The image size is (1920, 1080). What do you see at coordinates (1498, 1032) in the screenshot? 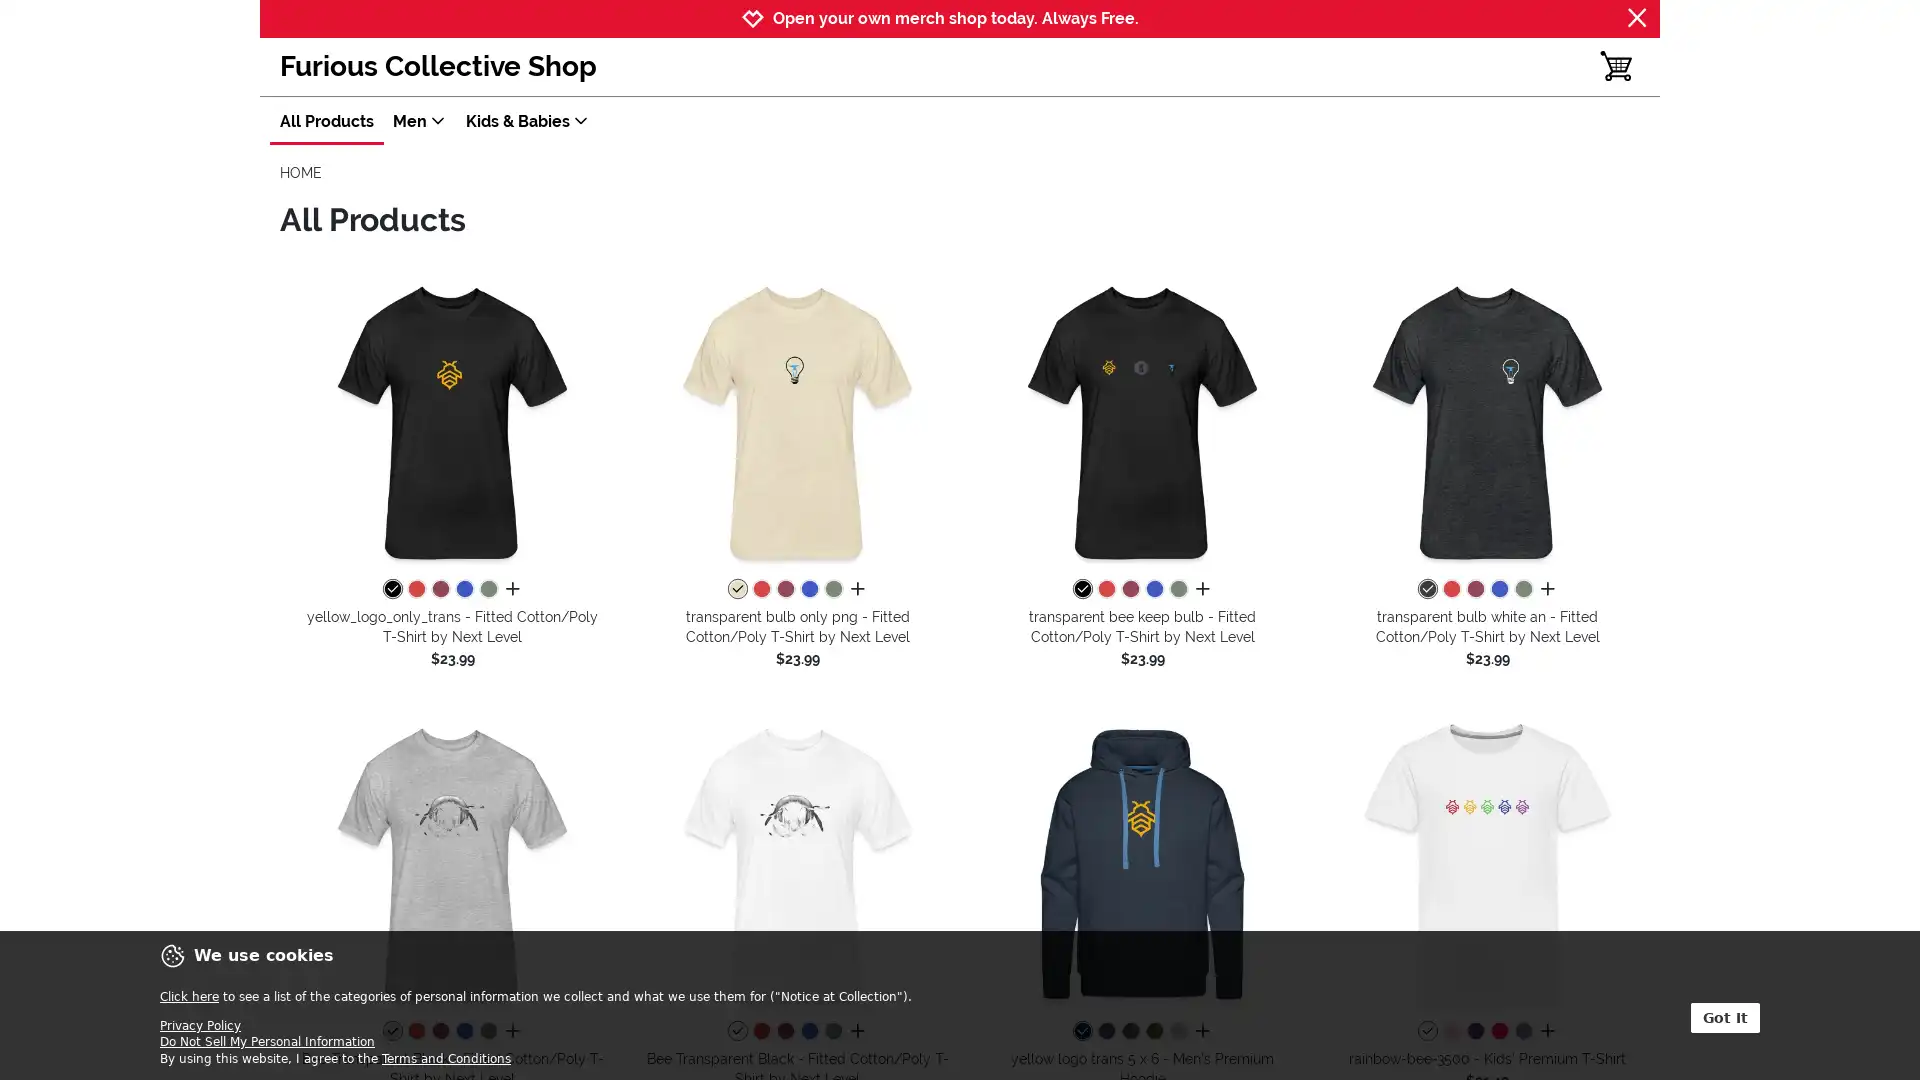
I see `dark pink` at bounding box center [1498, 1032].